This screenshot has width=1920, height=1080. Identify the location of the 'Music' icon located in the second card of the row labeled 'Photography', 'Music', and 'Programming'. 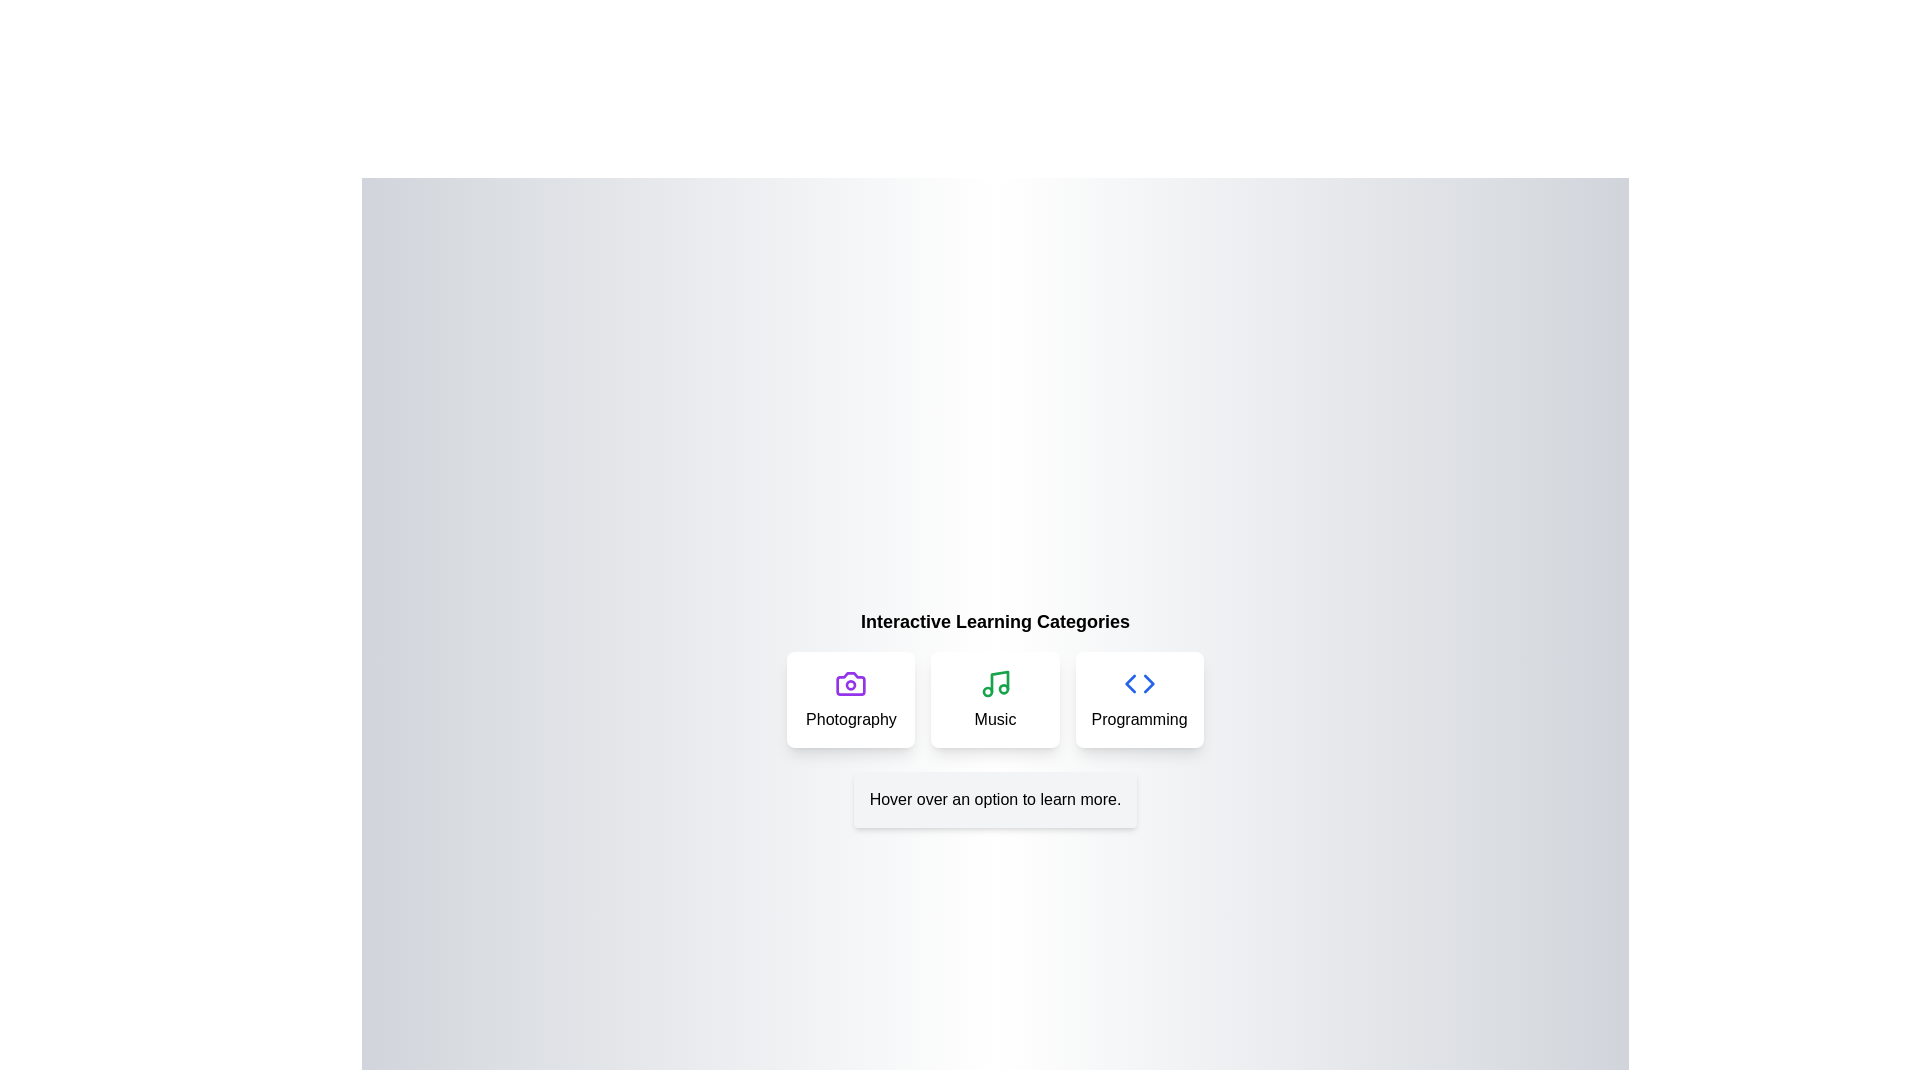
(995, 682).